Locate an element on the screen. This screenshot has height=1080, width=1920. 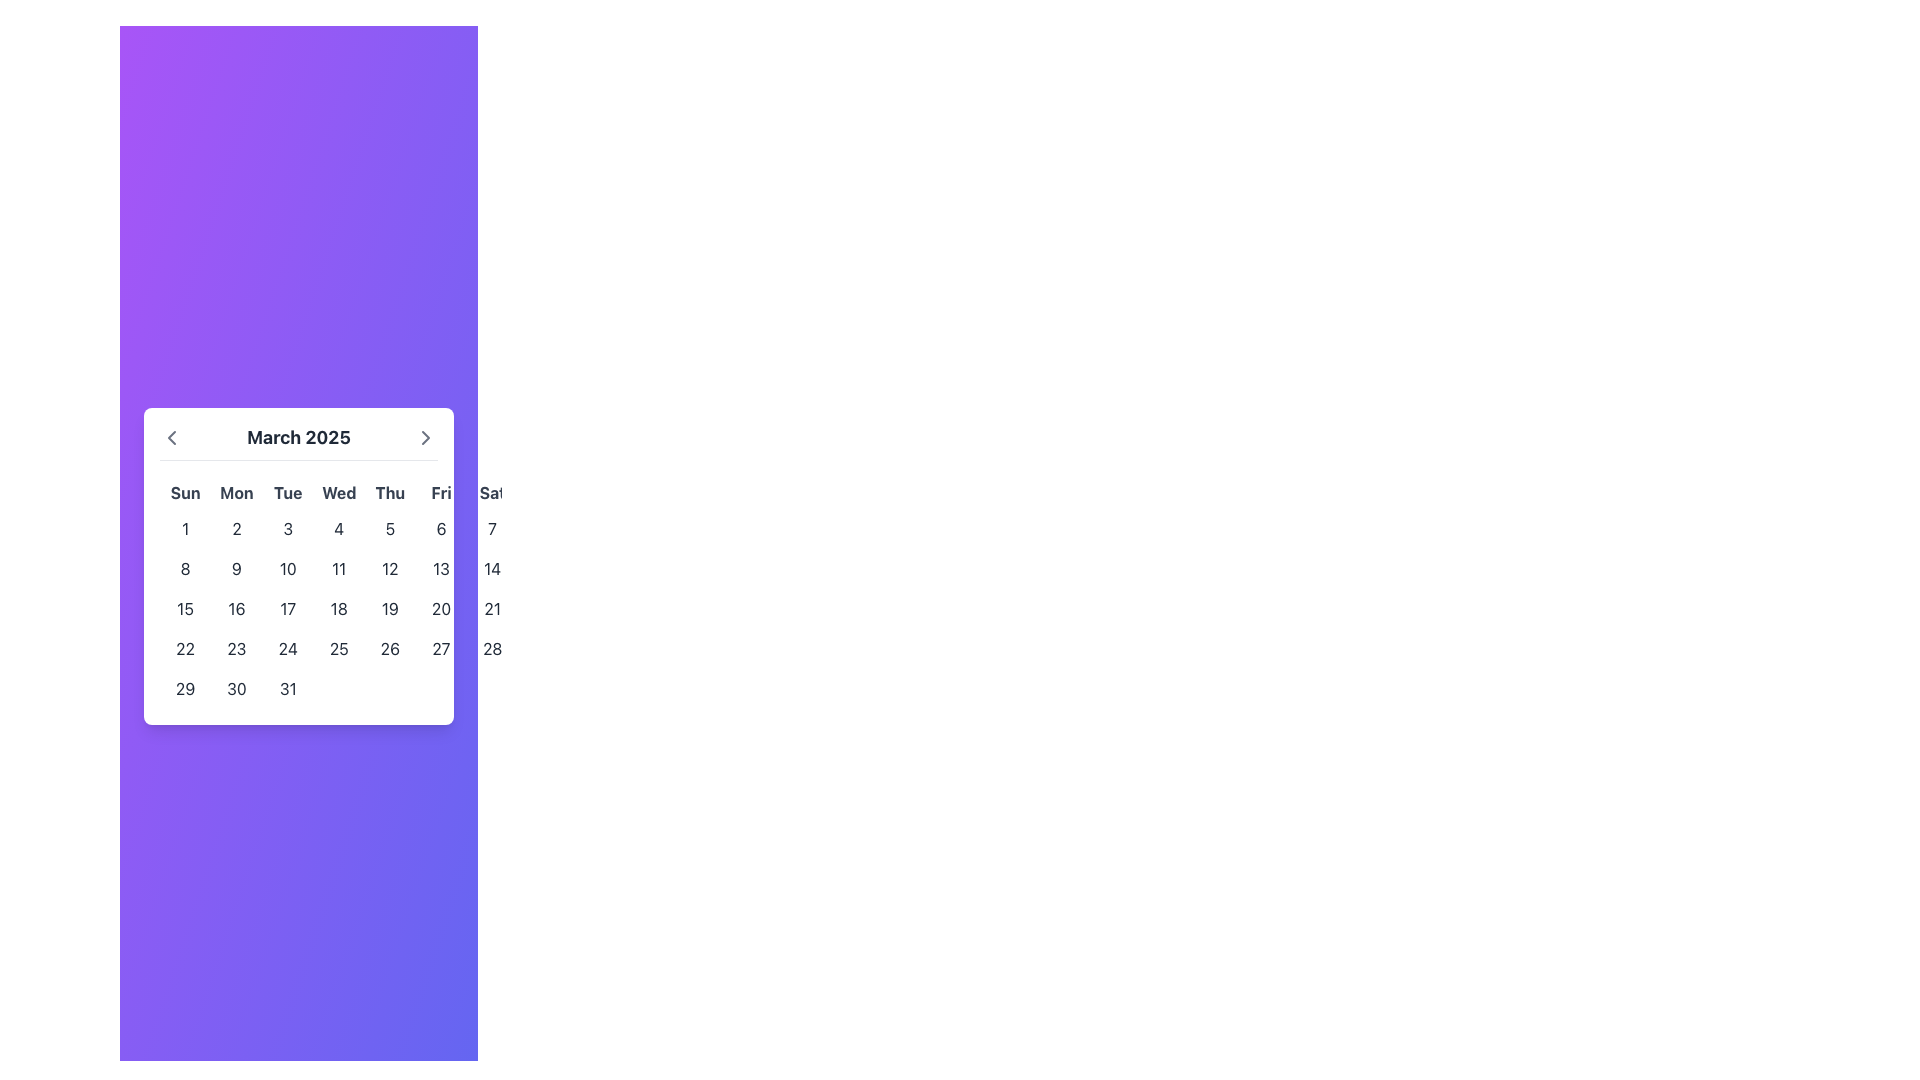
the button displaying the numeral '3', which is the third element in a series of buttons labeled from '1' to '7', characterized by its bold, dark-gray font and square appearance is located at coordinates (287, 527).